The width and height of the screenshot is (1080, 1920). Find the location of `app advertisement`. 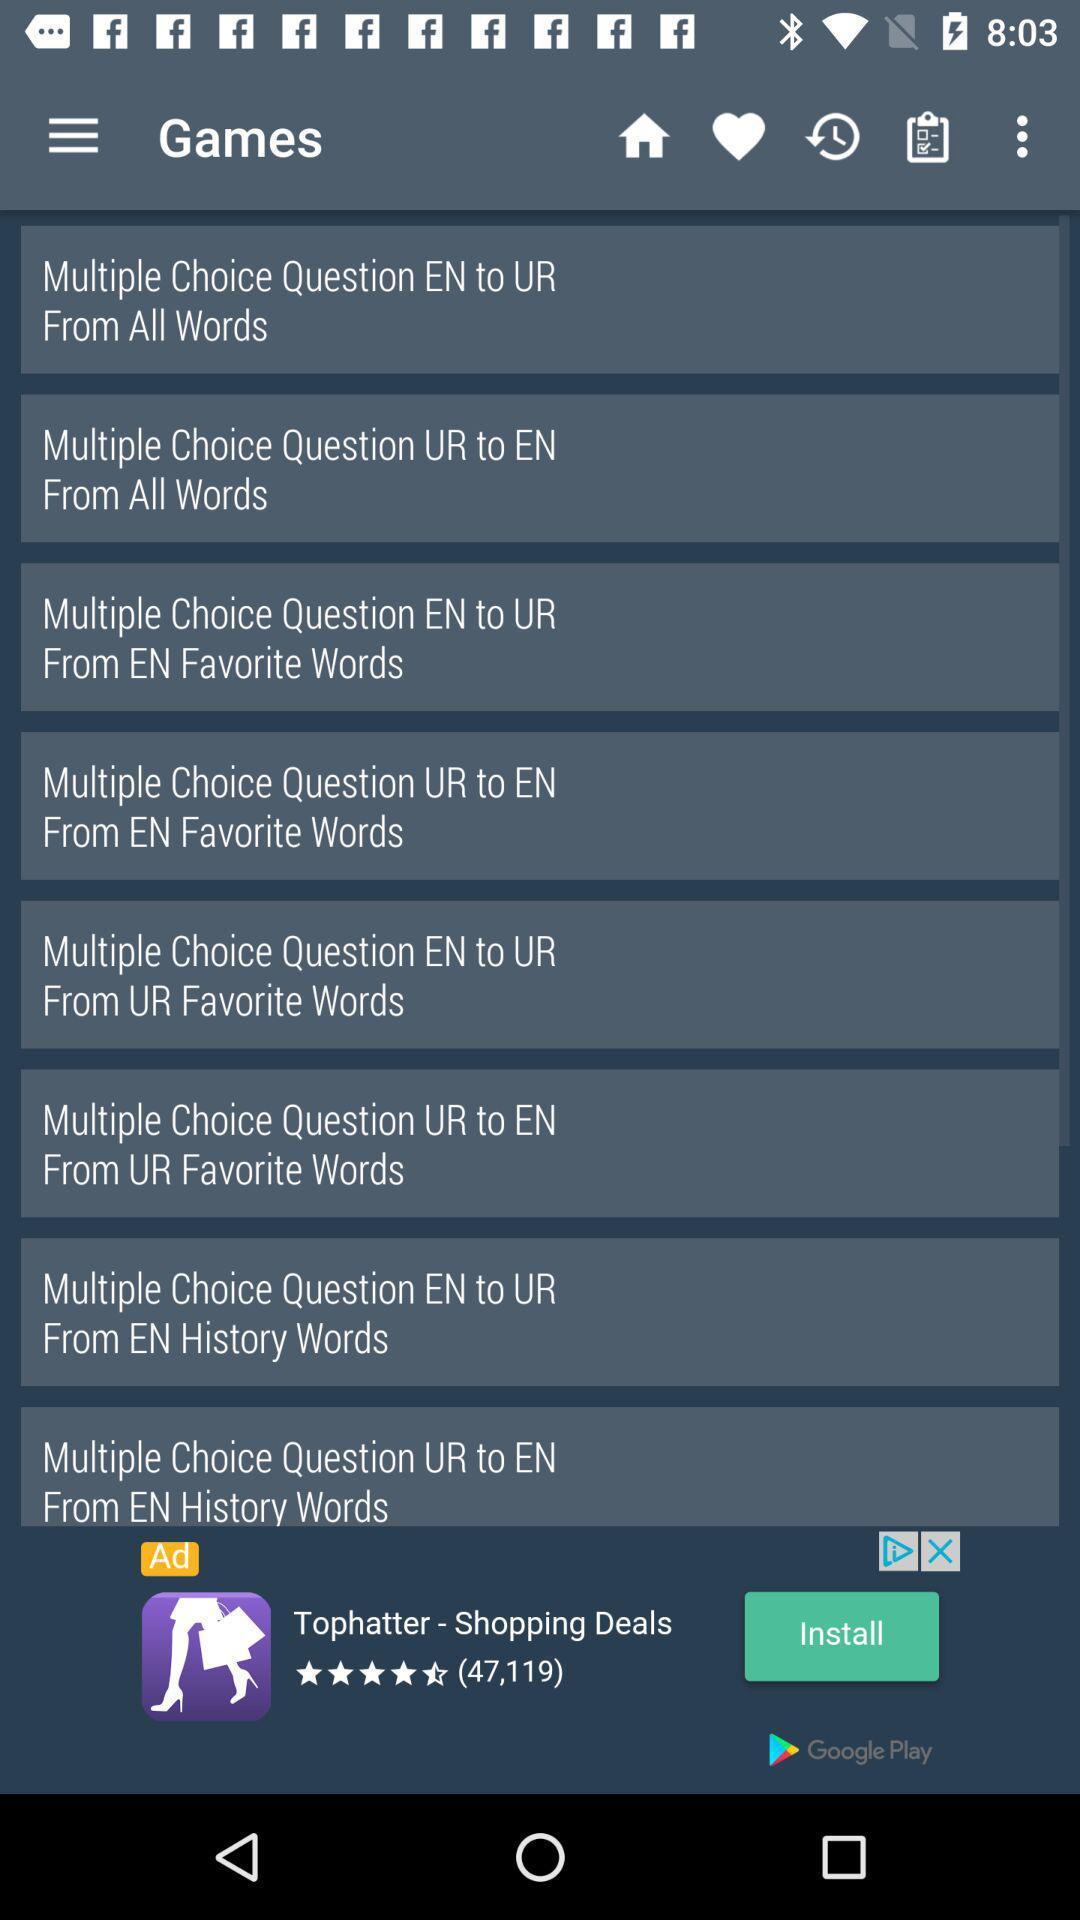

app advertisement is located at coordinates (540, 1662).